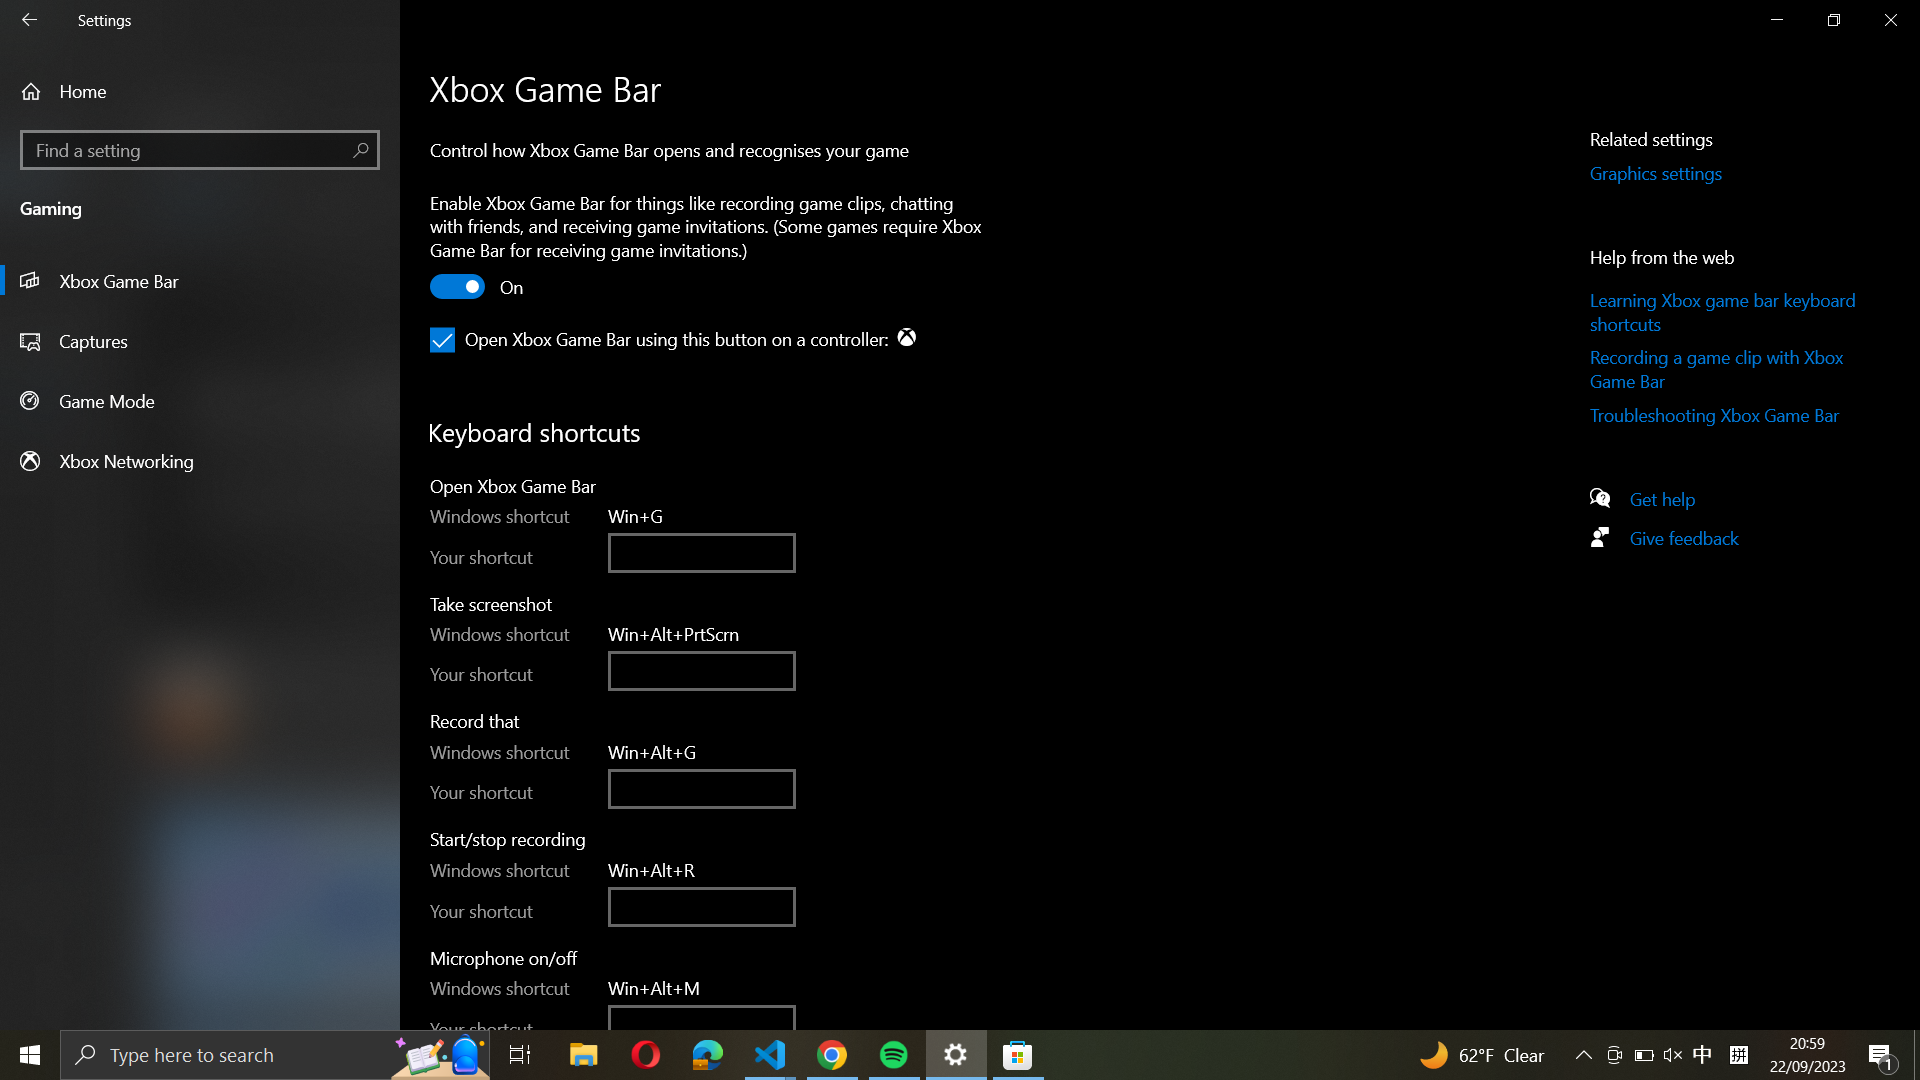  Describe the element at coordinates (1726, 418) in the screenshot. I see `the Troubleshooting Xbox Game Bar page` at that location.